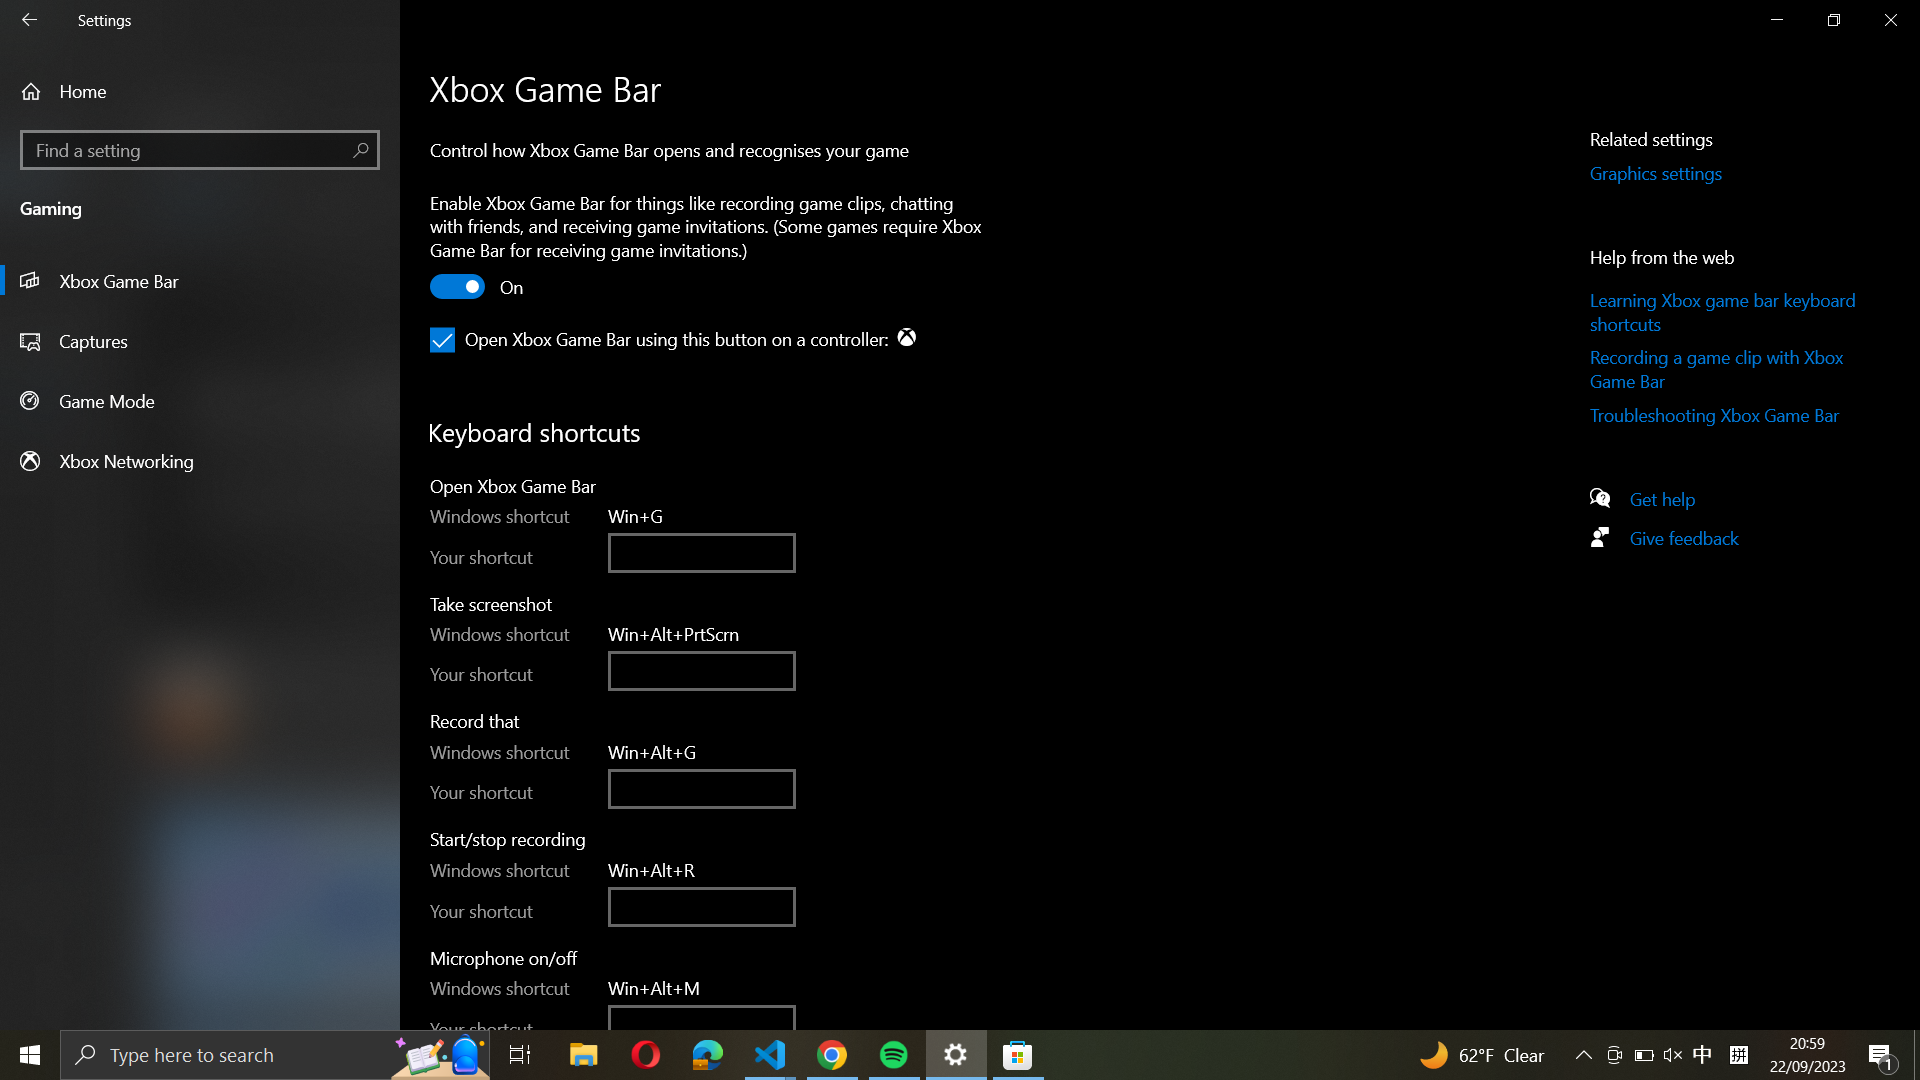  Describe the element at coordinates (1726, 418) in the screenshot. I see `the Troubleshooting Xbox Game Bar page` at that location.